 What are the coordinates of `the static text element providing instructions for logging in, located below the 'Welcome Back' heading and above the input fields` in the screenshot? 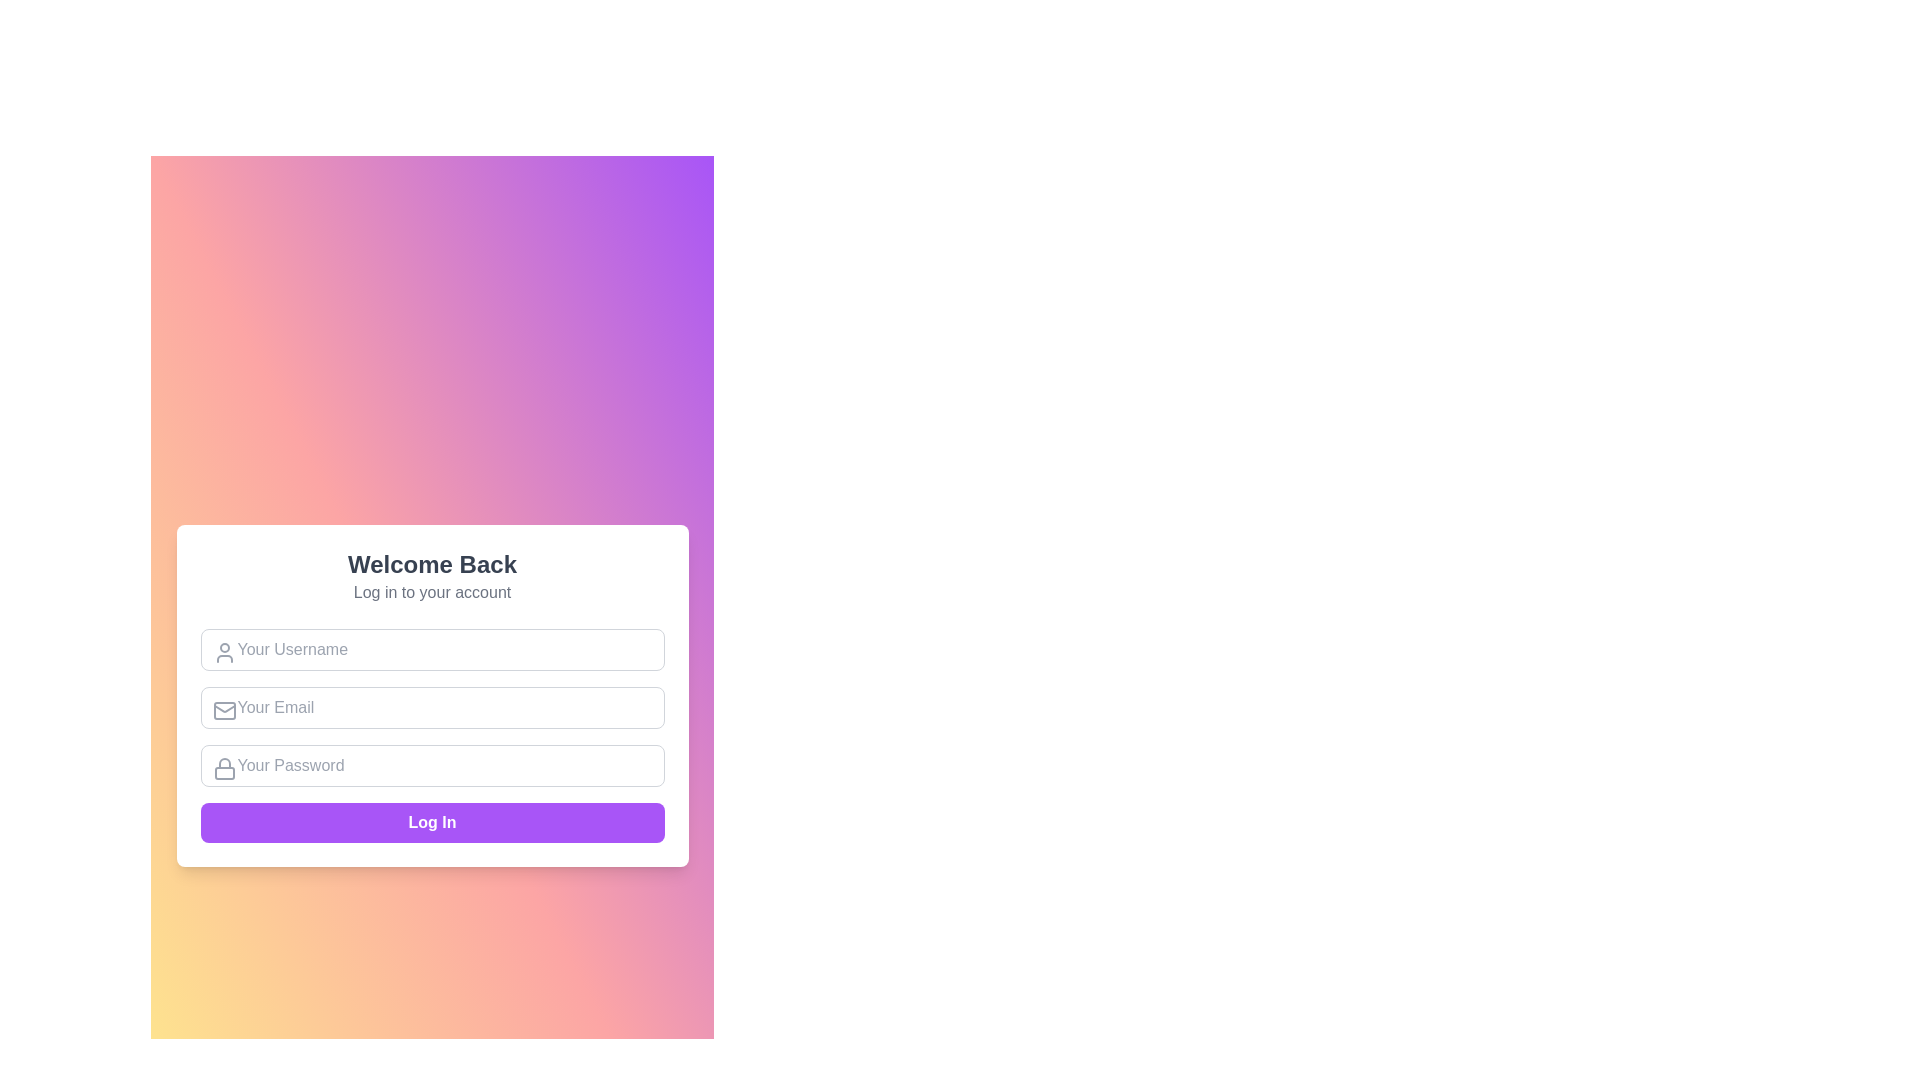 It's located at (431, 592).